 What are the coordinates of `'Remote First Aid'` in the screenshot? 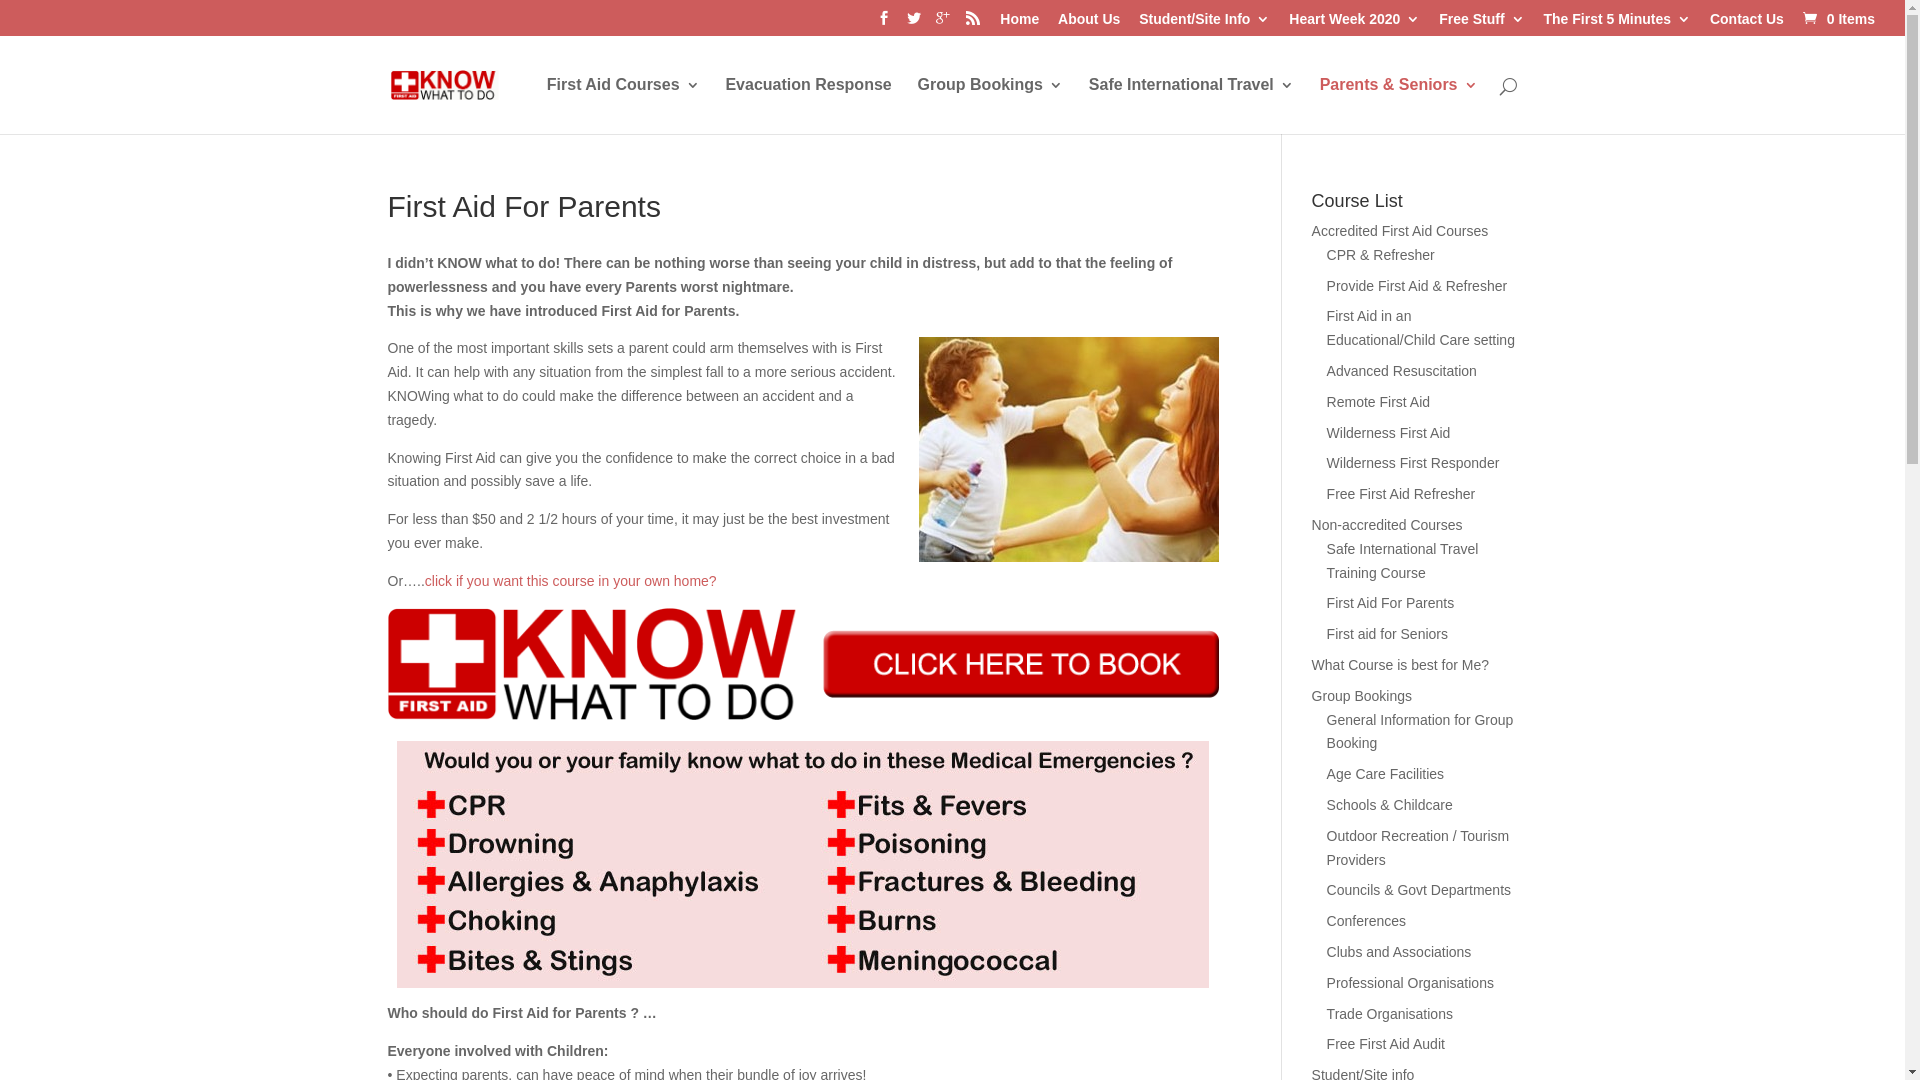 It's located at (1377, 401).